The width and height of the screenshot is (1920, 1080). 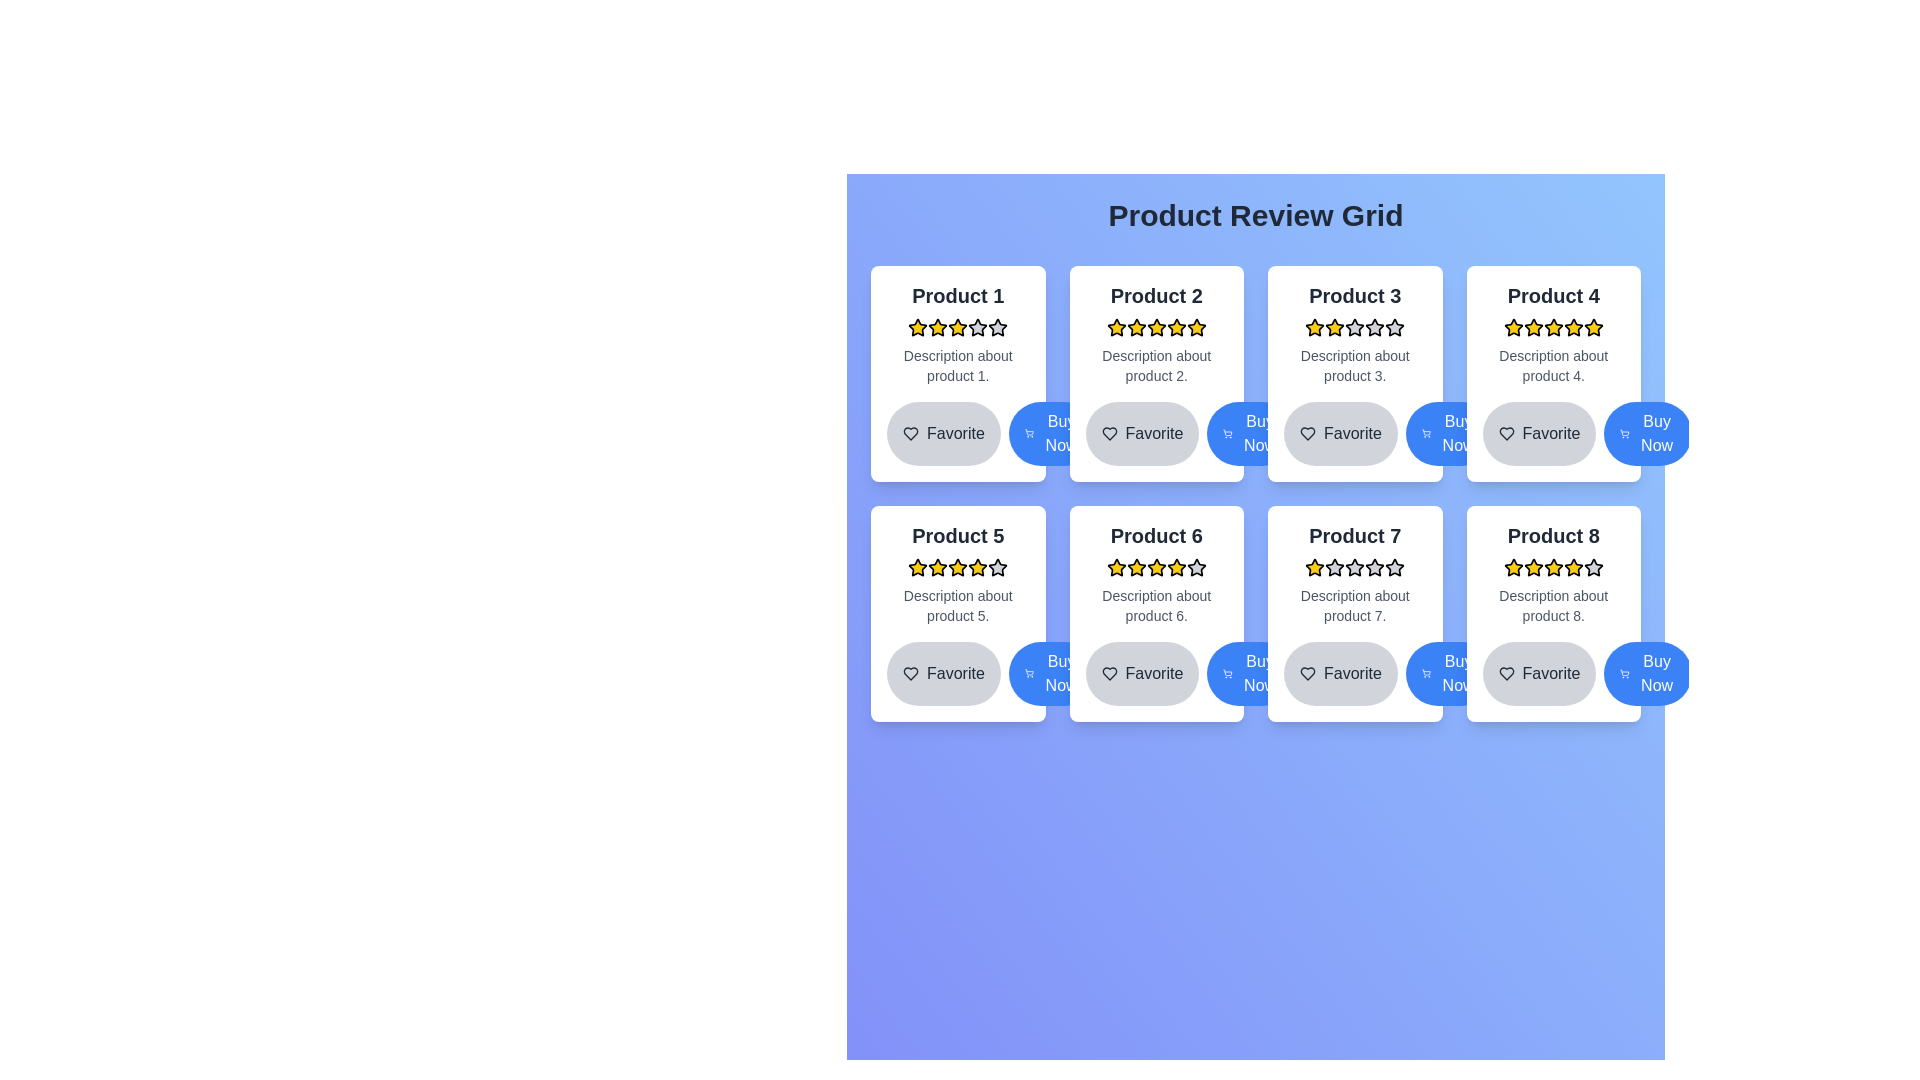 What do you see at coordinates (1355, 567) in the screenshot?
I see `the third star from the left in the star rating visual indicator for 'Product 7', which is partially filled` at bounding box center [1355, 567].